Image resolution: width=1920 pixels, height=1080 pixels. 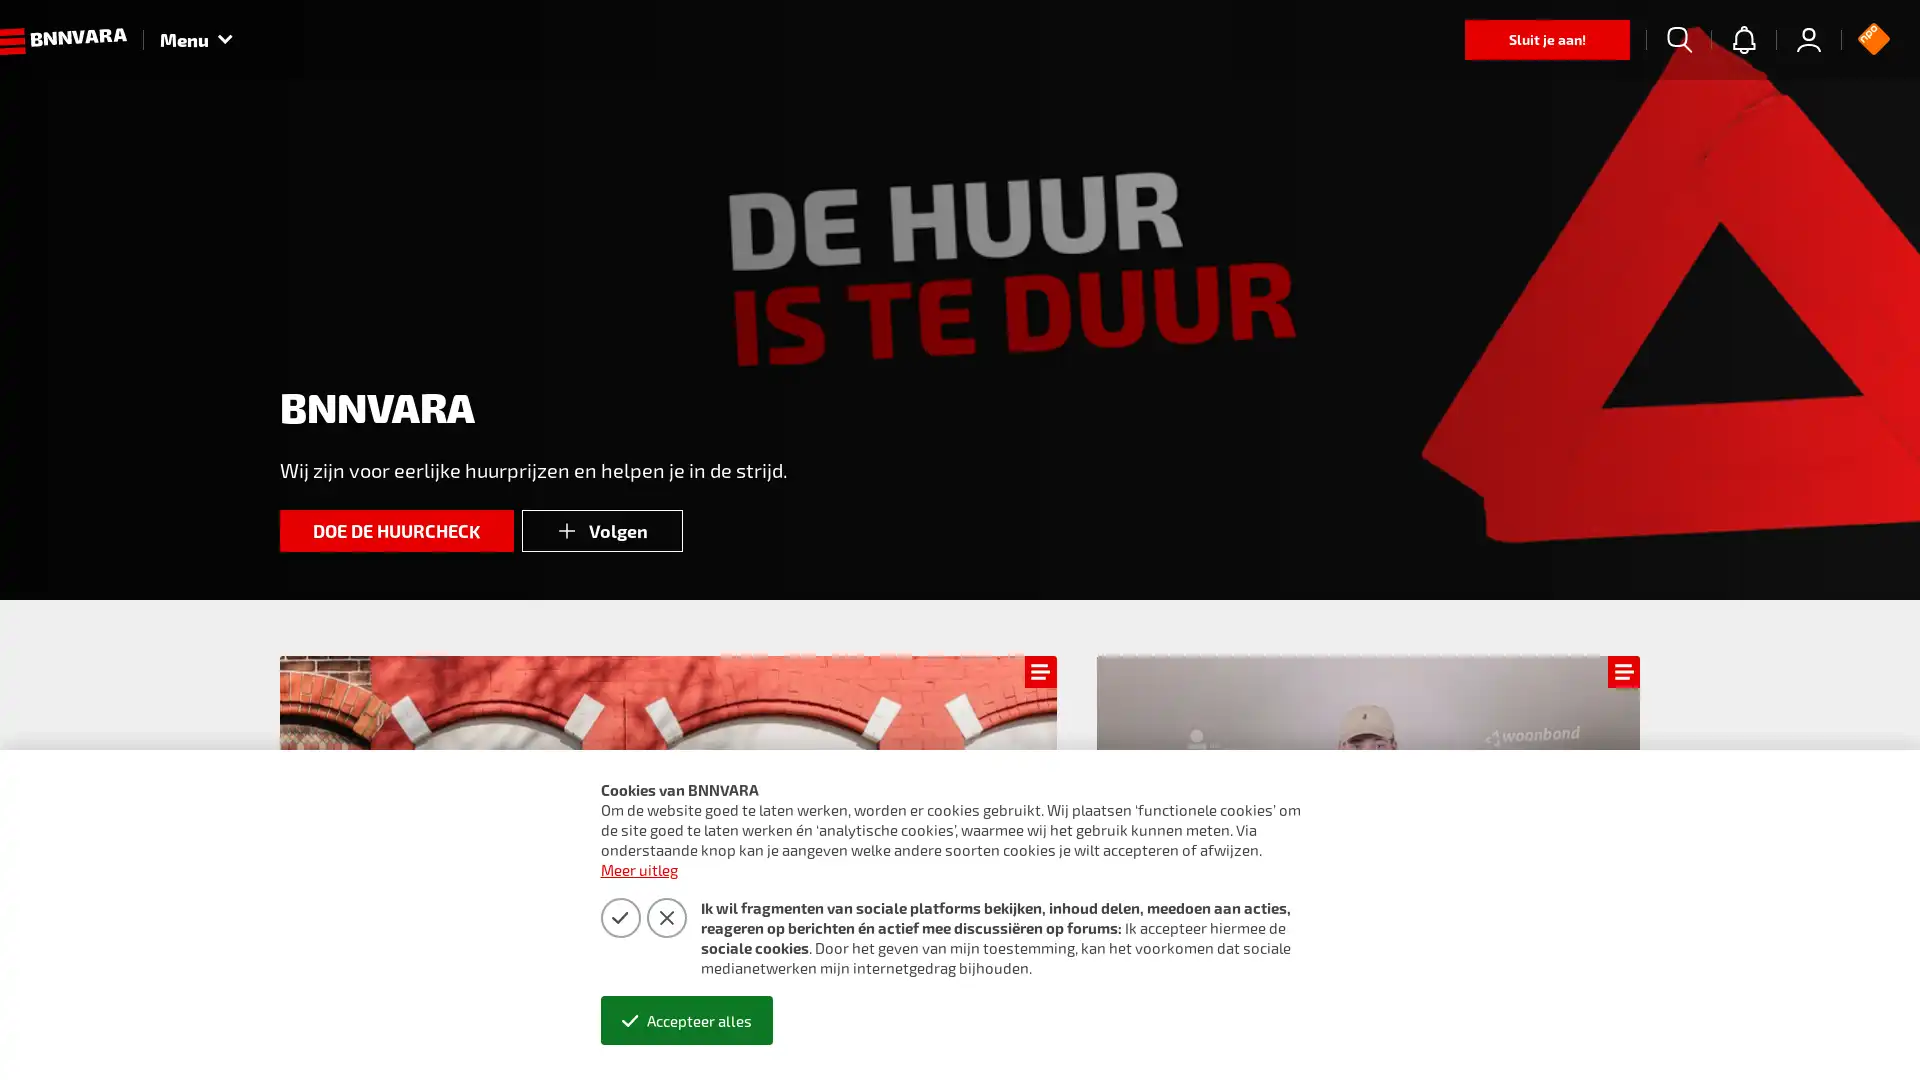 I want to click on Bell, so click(x=1742, y=39).